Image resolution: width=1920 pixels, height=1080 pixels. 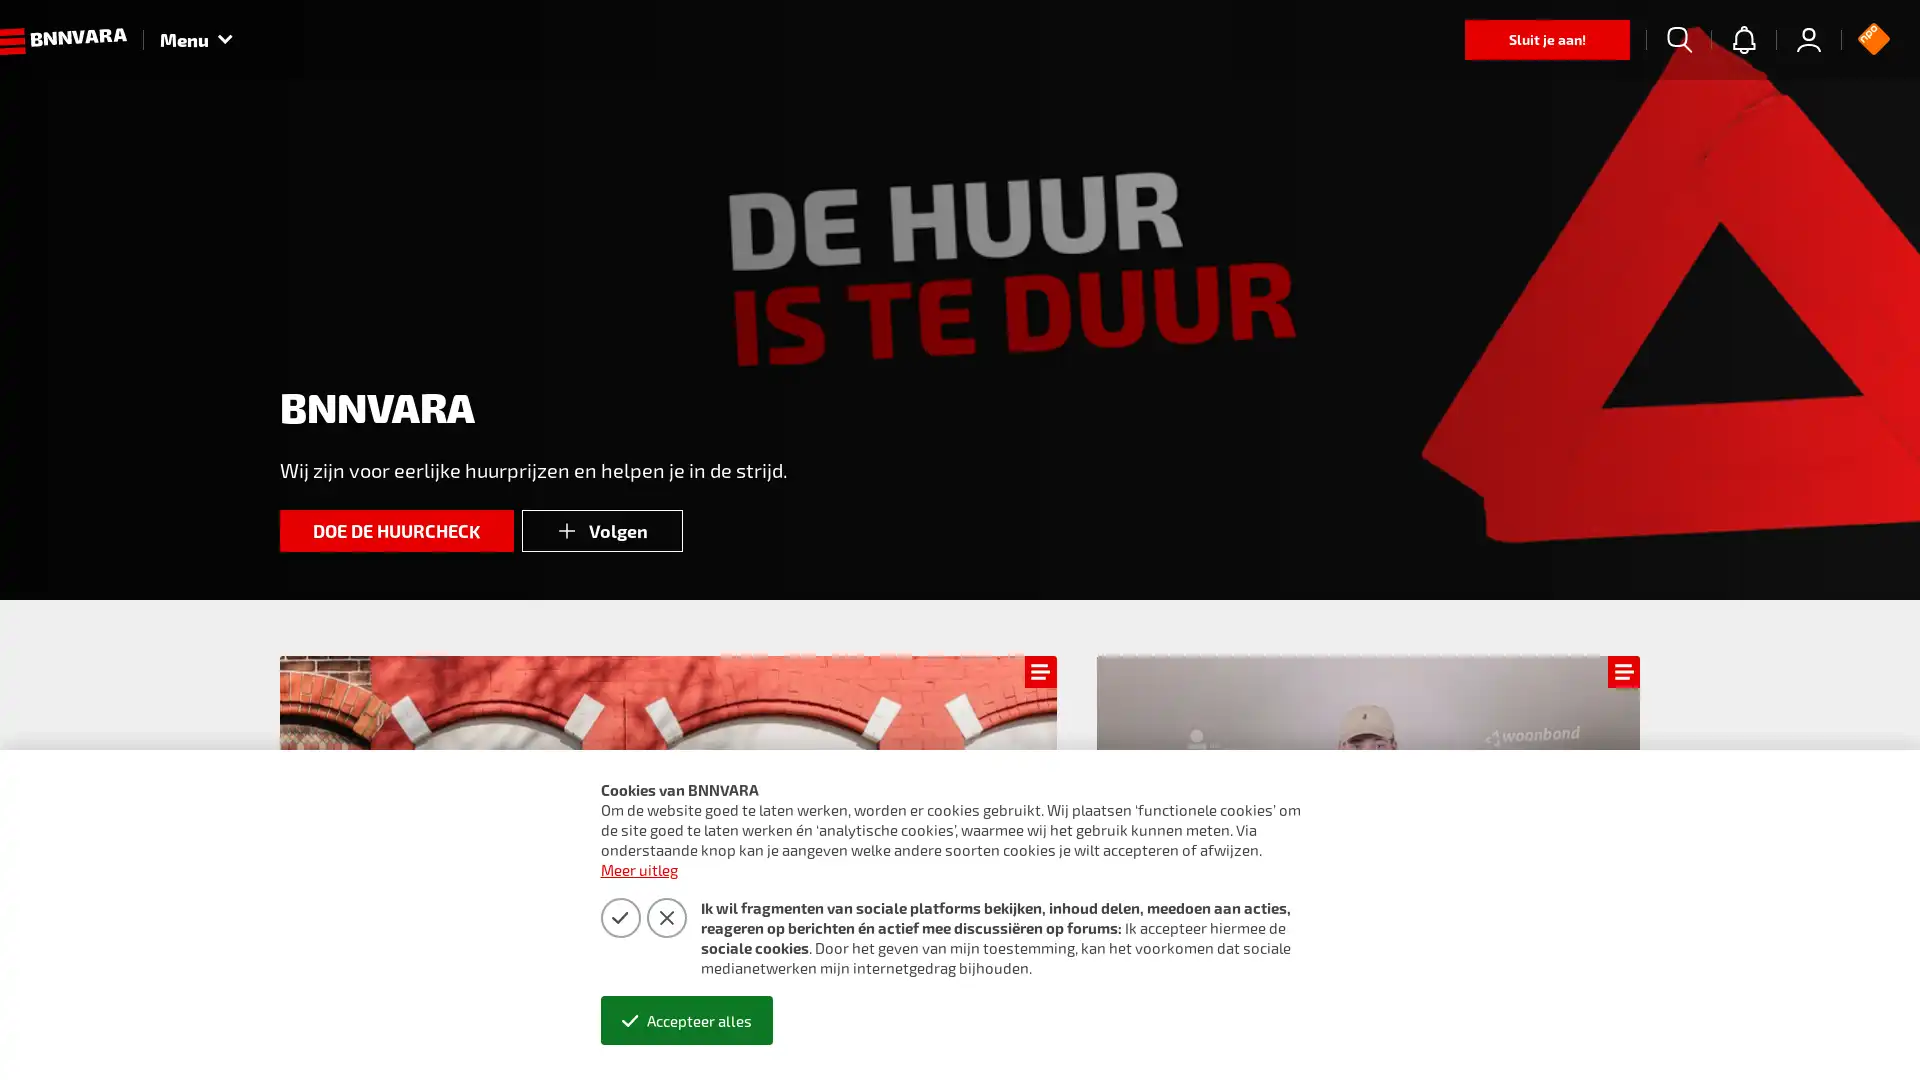 I want to click on Bell, so click(x=1742, y=39).